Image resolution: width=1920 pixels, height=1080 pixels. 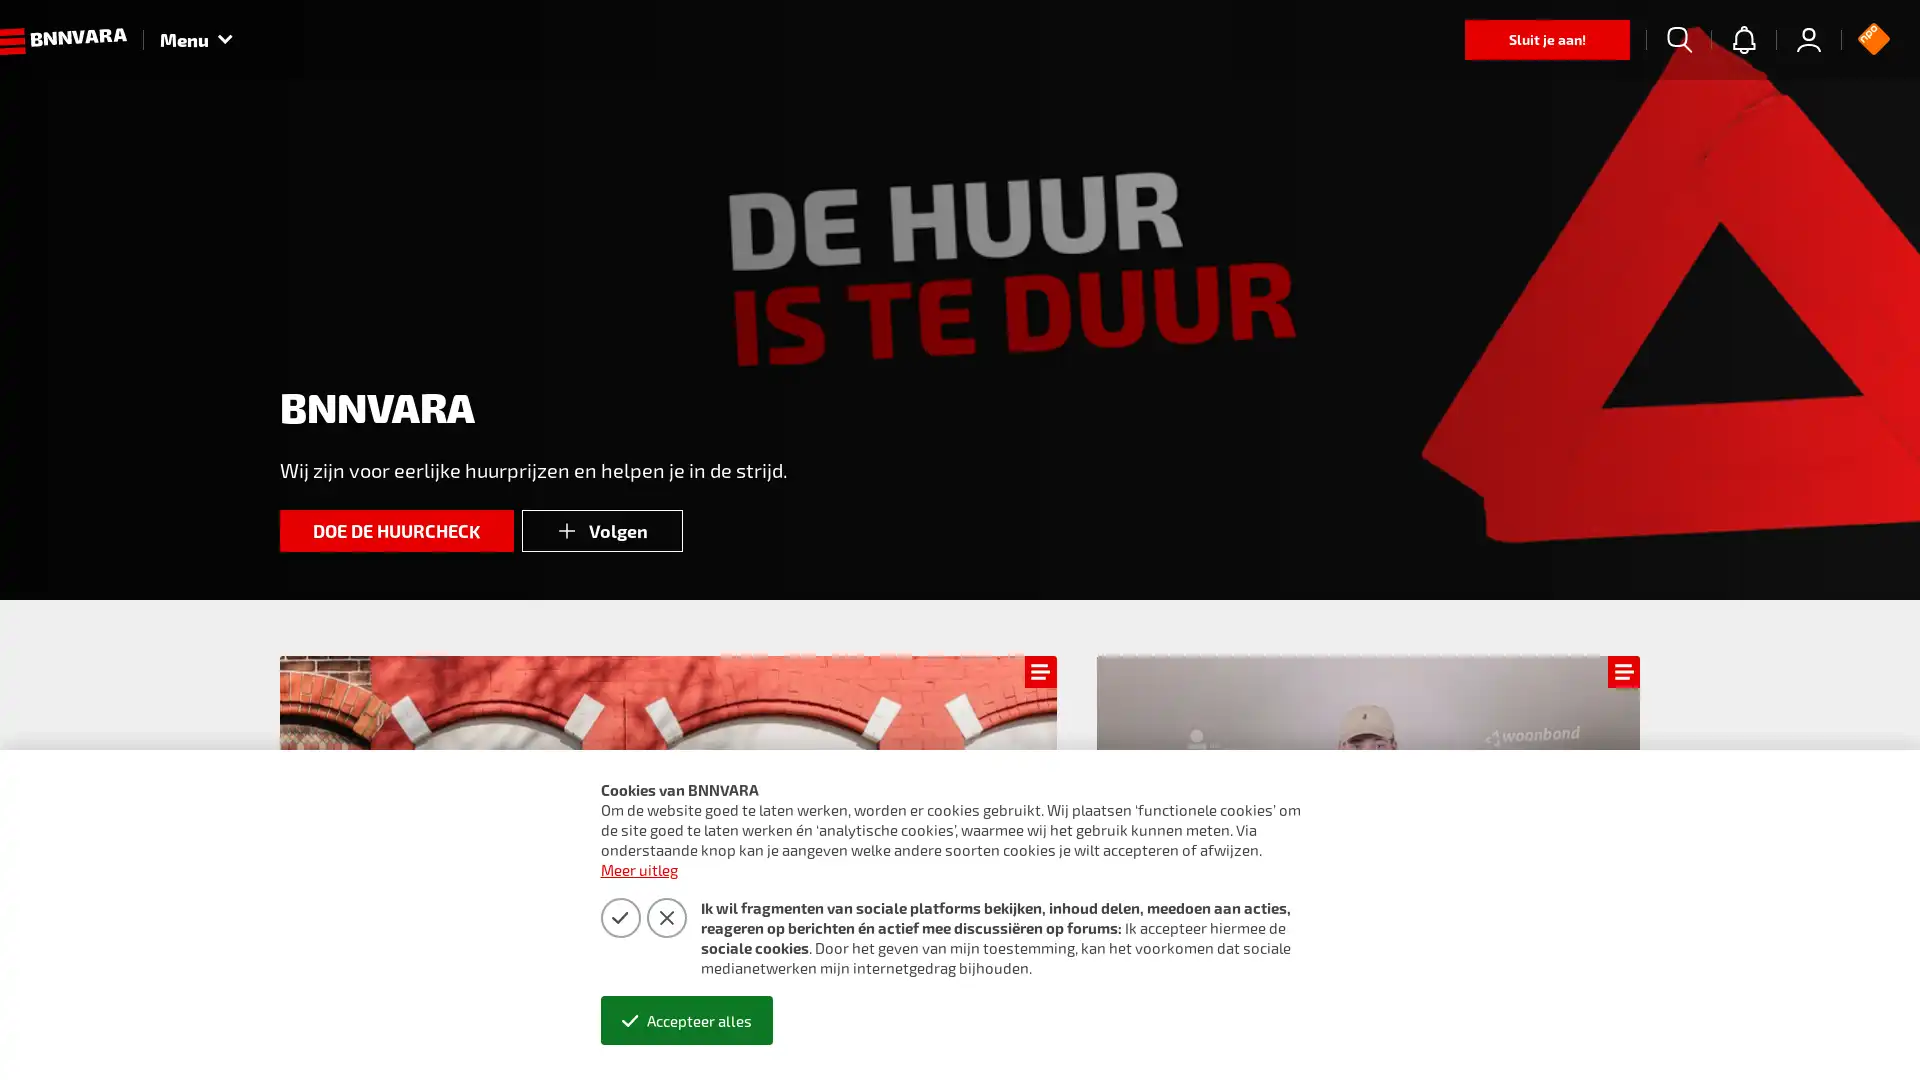 I want to click on Bell, so click(x=1742, y=39).